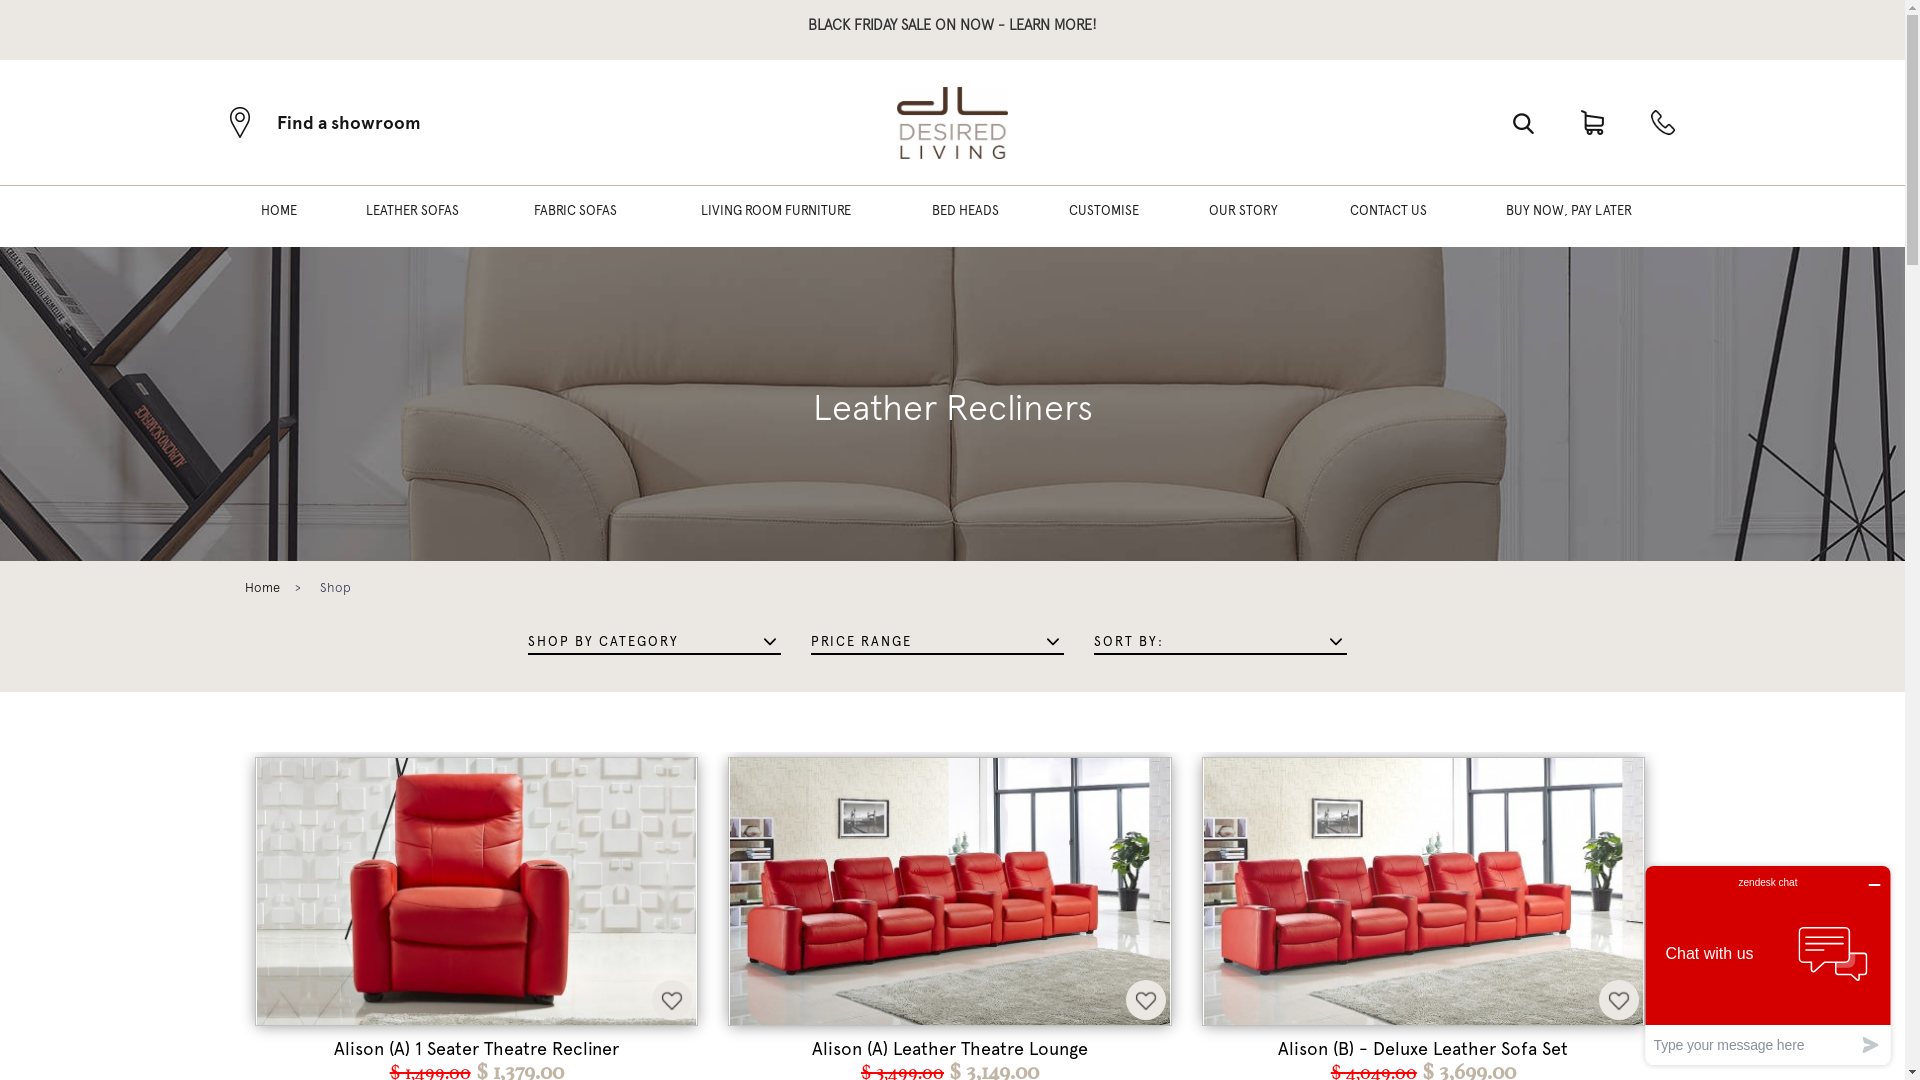 The width and height of the screenshot is (1920, 1080). What do you see at coordinates (951, 24) in the screenshot?
I see `'BLACK FRIDAY SALE ON NOW - LEARN MORE!'` at bounding box center [951, 24].